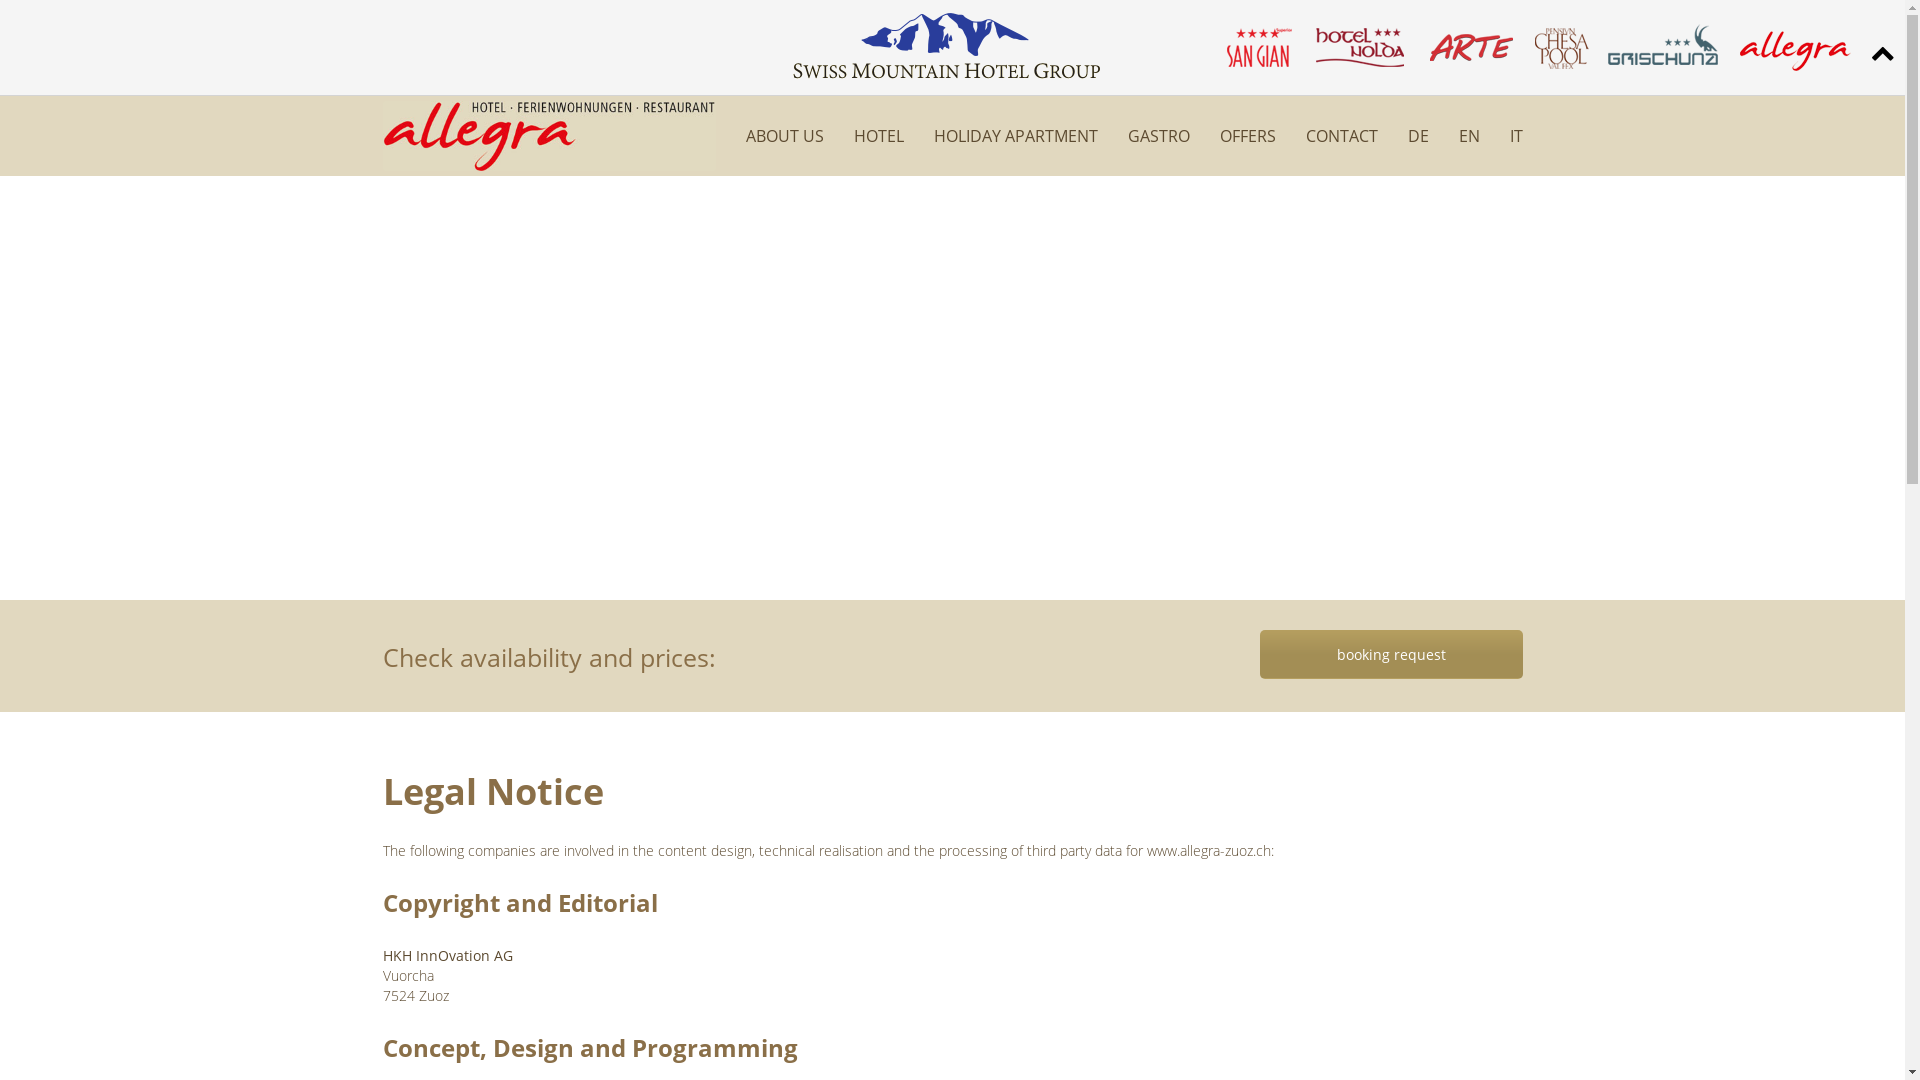  I want to click on 'EN', so click(1458, 135).